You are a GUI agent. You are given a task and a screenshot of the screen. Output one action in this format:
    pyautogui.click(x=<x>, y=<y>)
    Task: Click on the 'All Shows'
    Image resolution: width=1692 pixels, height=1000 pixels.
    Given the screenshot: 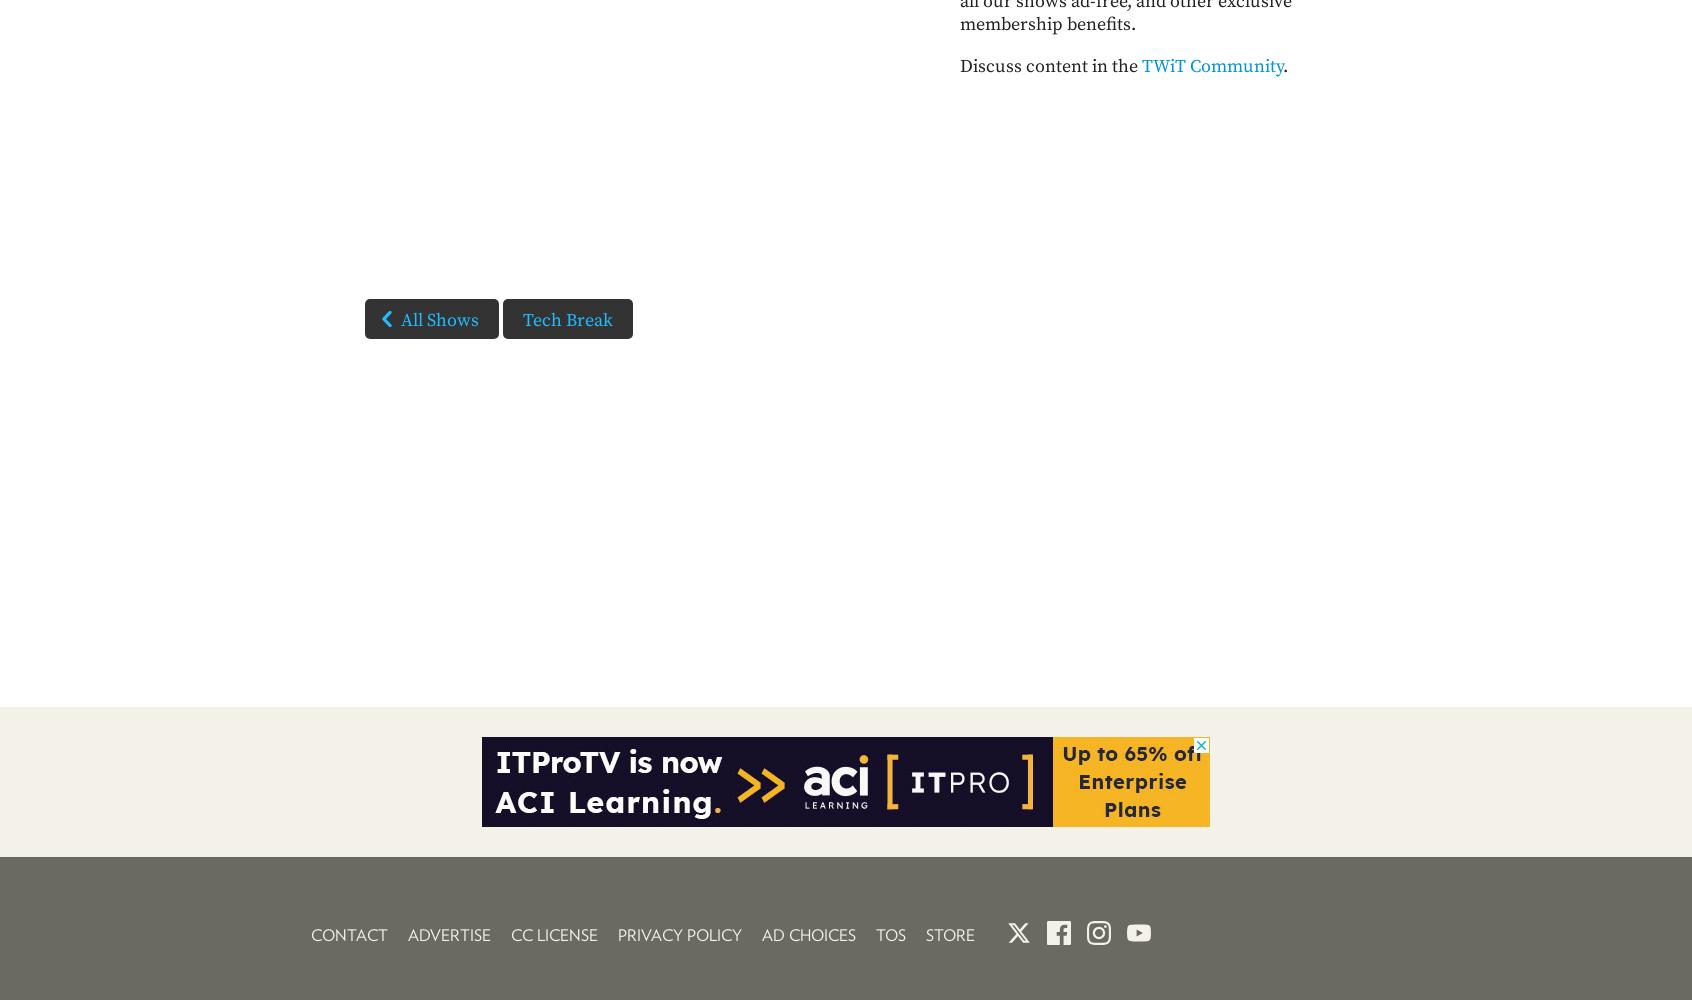 What is the action you would take?
    pyautogui.click(x=438, y=319)
    